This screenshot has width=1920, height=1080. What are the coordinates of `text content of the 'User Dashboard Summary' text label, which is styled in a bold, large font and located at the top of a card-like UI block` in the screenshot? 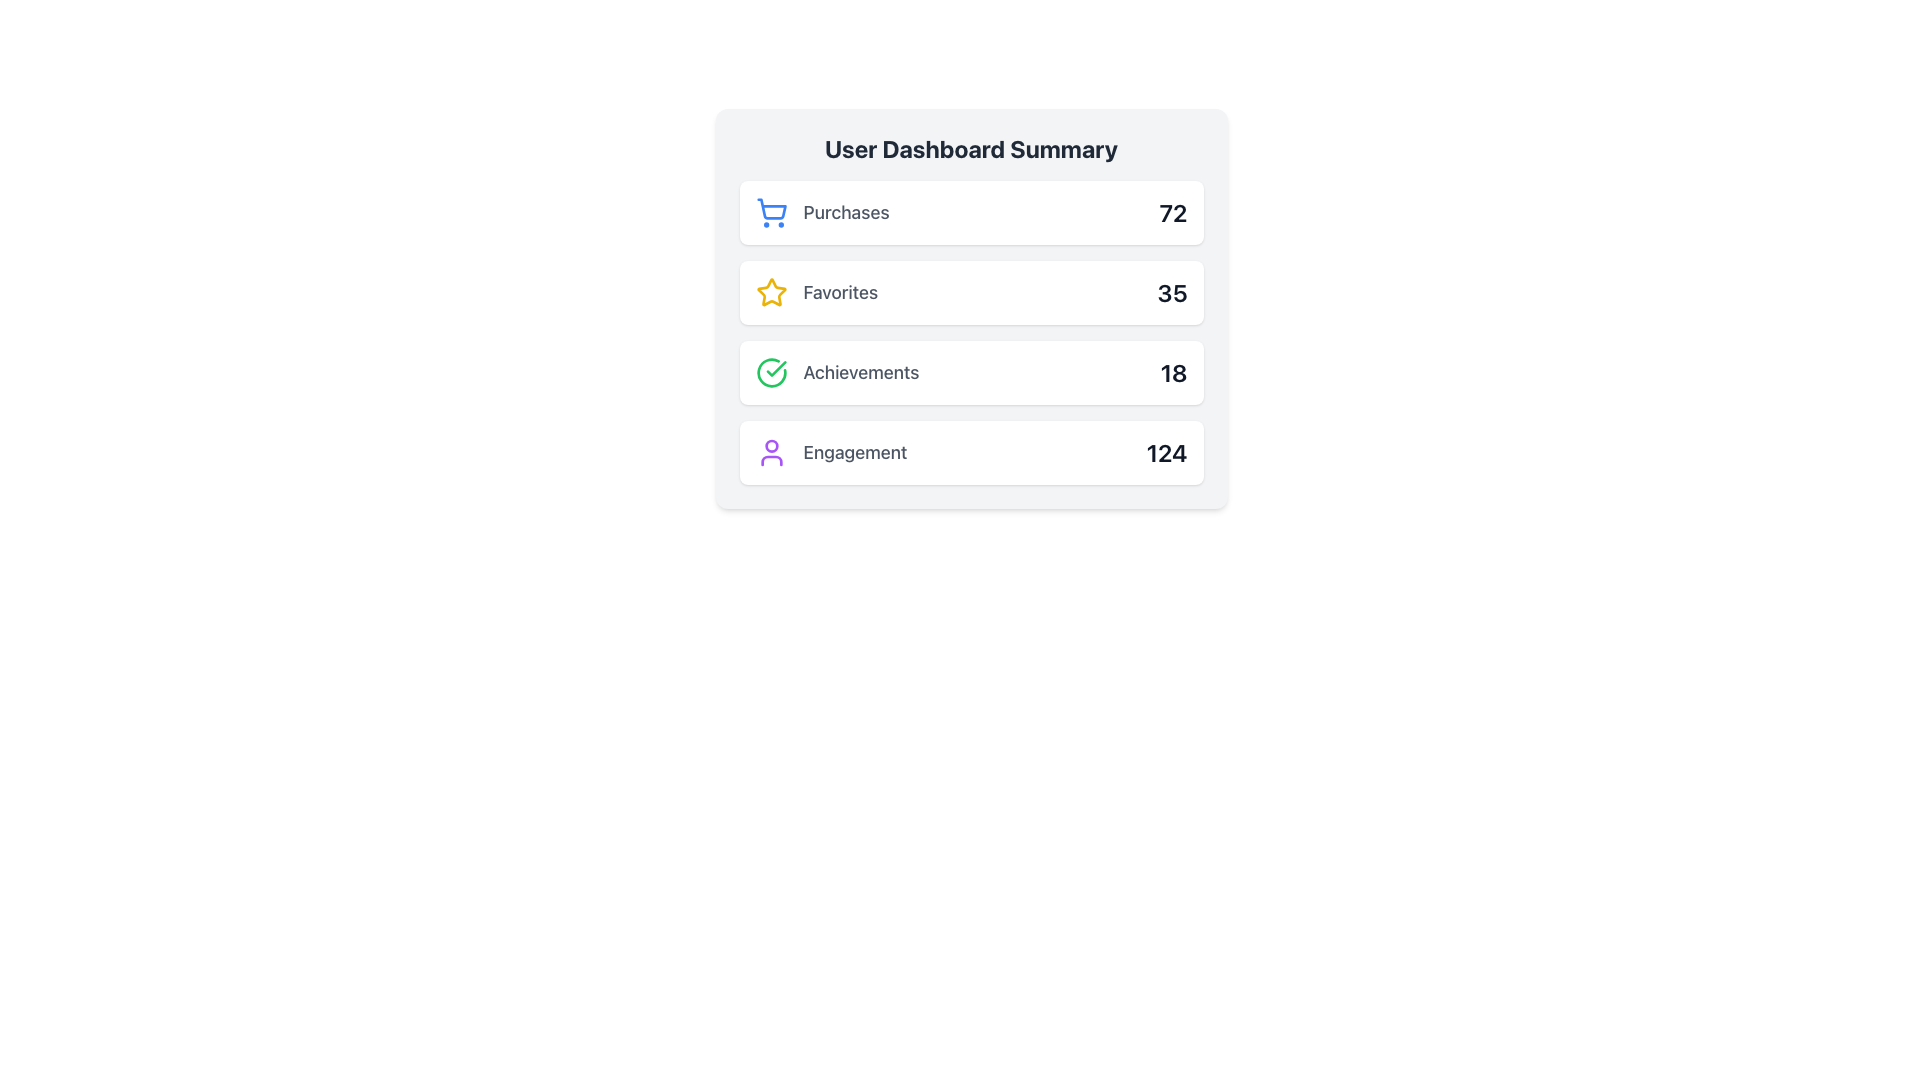 It's located at (971, 148).